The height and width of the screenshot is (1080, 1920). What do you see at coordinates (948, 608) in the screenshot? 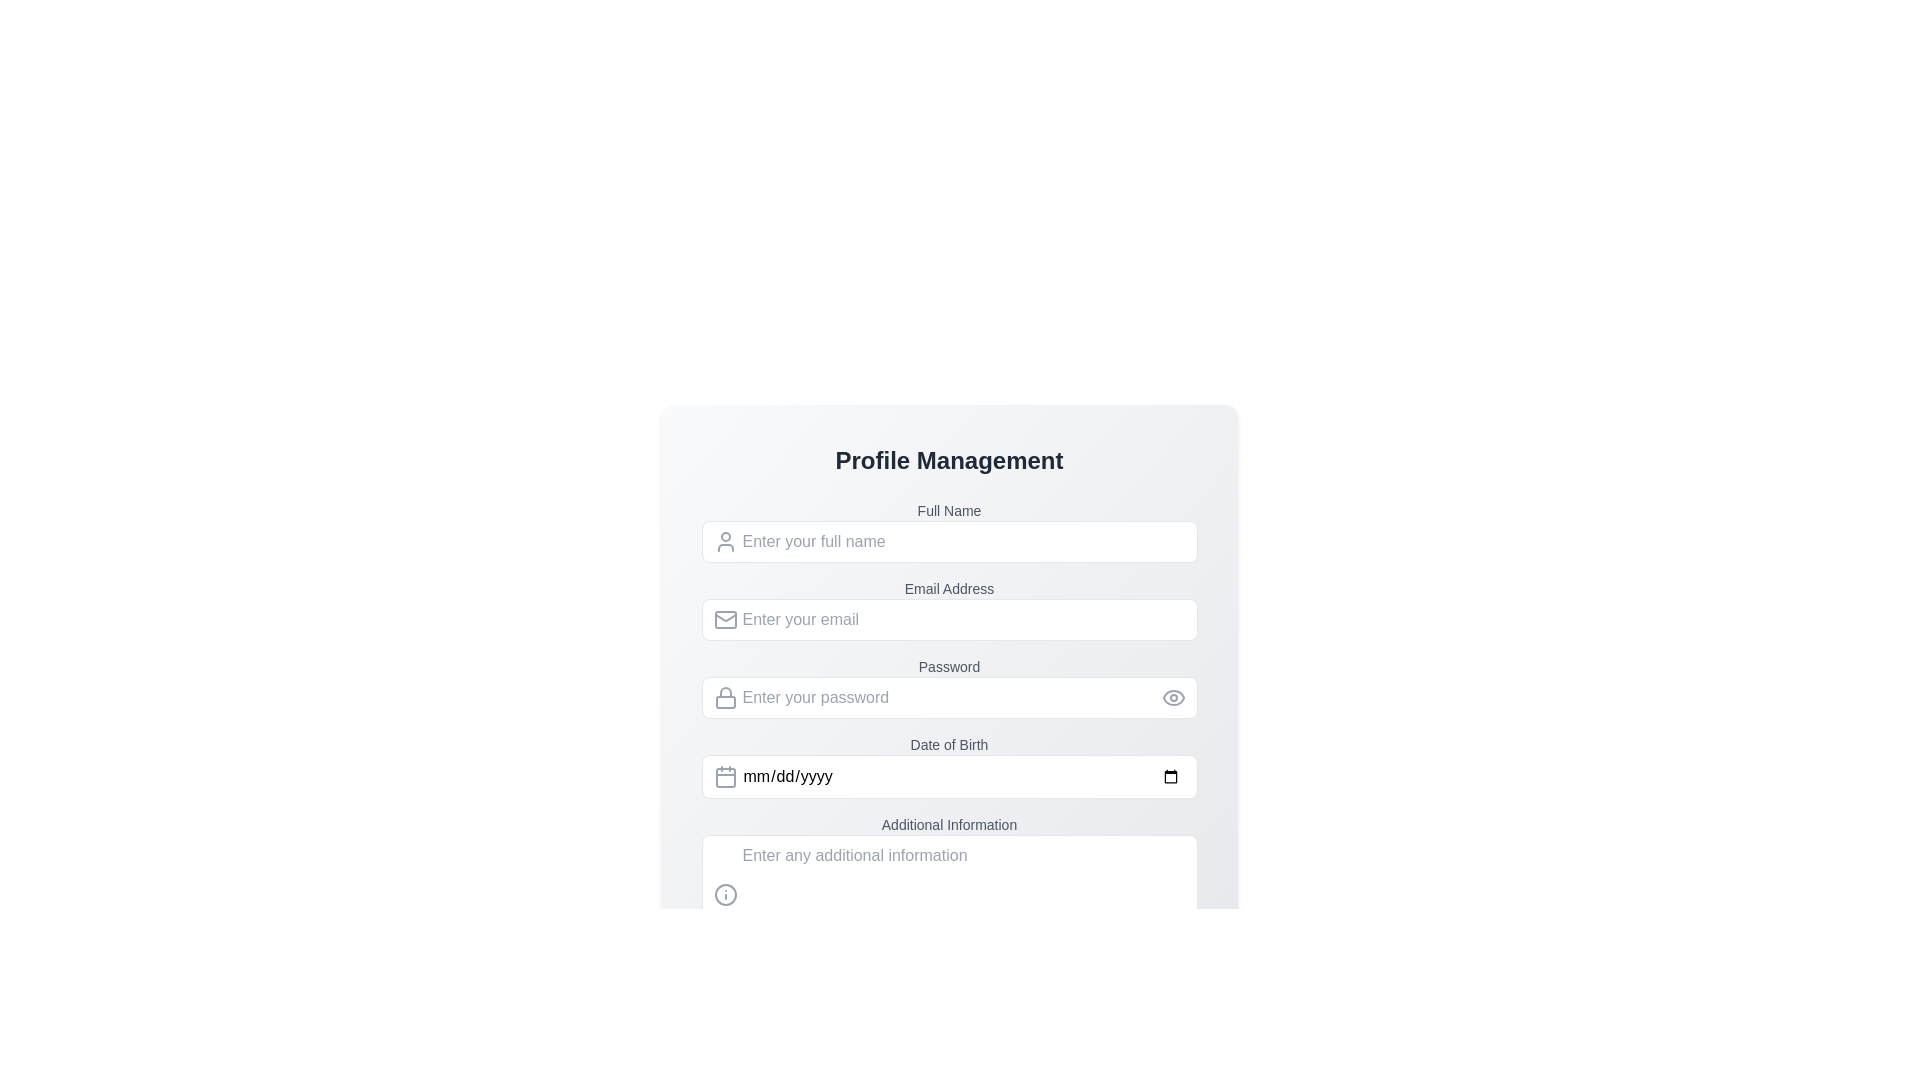
I see `the email address input field, which is the second field in the vertical form after the 'Full Name' field and before the 'Password' field, to focus on it` at bounding box center [948, 608].